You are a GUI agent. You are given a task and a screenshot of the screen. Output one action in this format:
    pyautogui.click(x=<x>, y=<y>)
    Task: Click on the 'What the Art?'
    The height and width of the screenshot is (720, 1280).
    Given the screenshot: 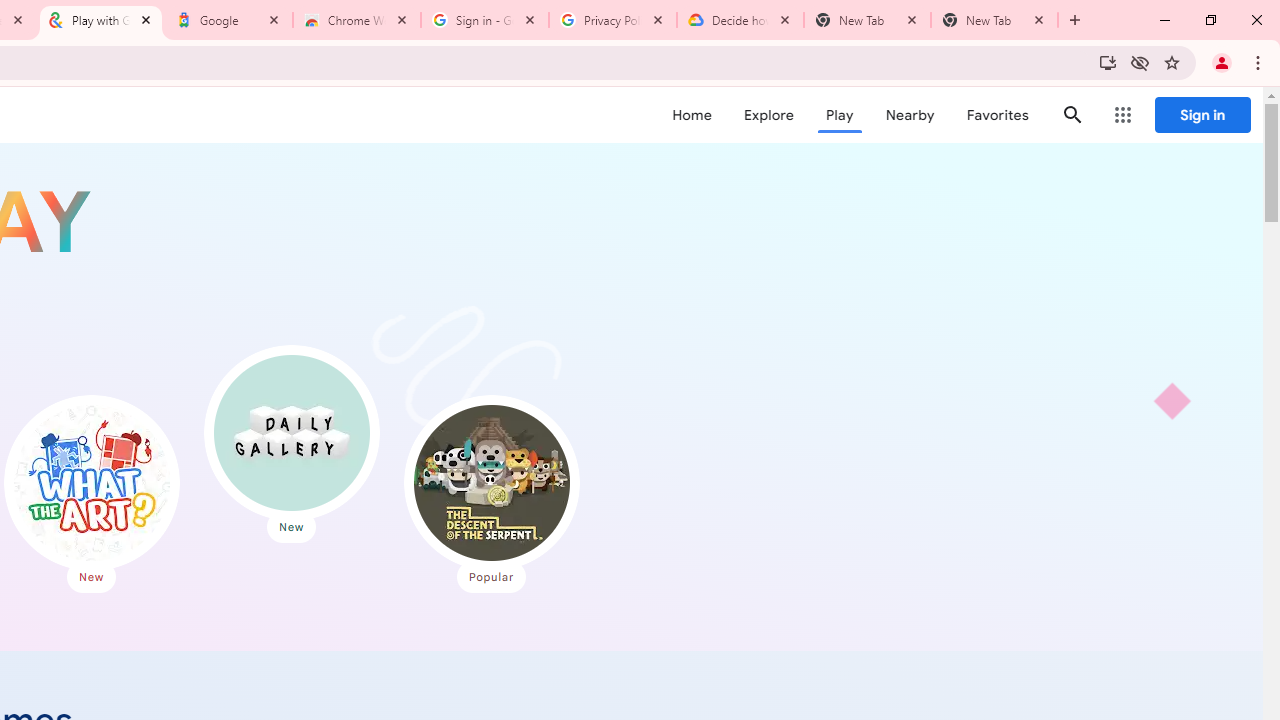 What is the action you would take?
    pyautogui.click(x=90, y=483)
    